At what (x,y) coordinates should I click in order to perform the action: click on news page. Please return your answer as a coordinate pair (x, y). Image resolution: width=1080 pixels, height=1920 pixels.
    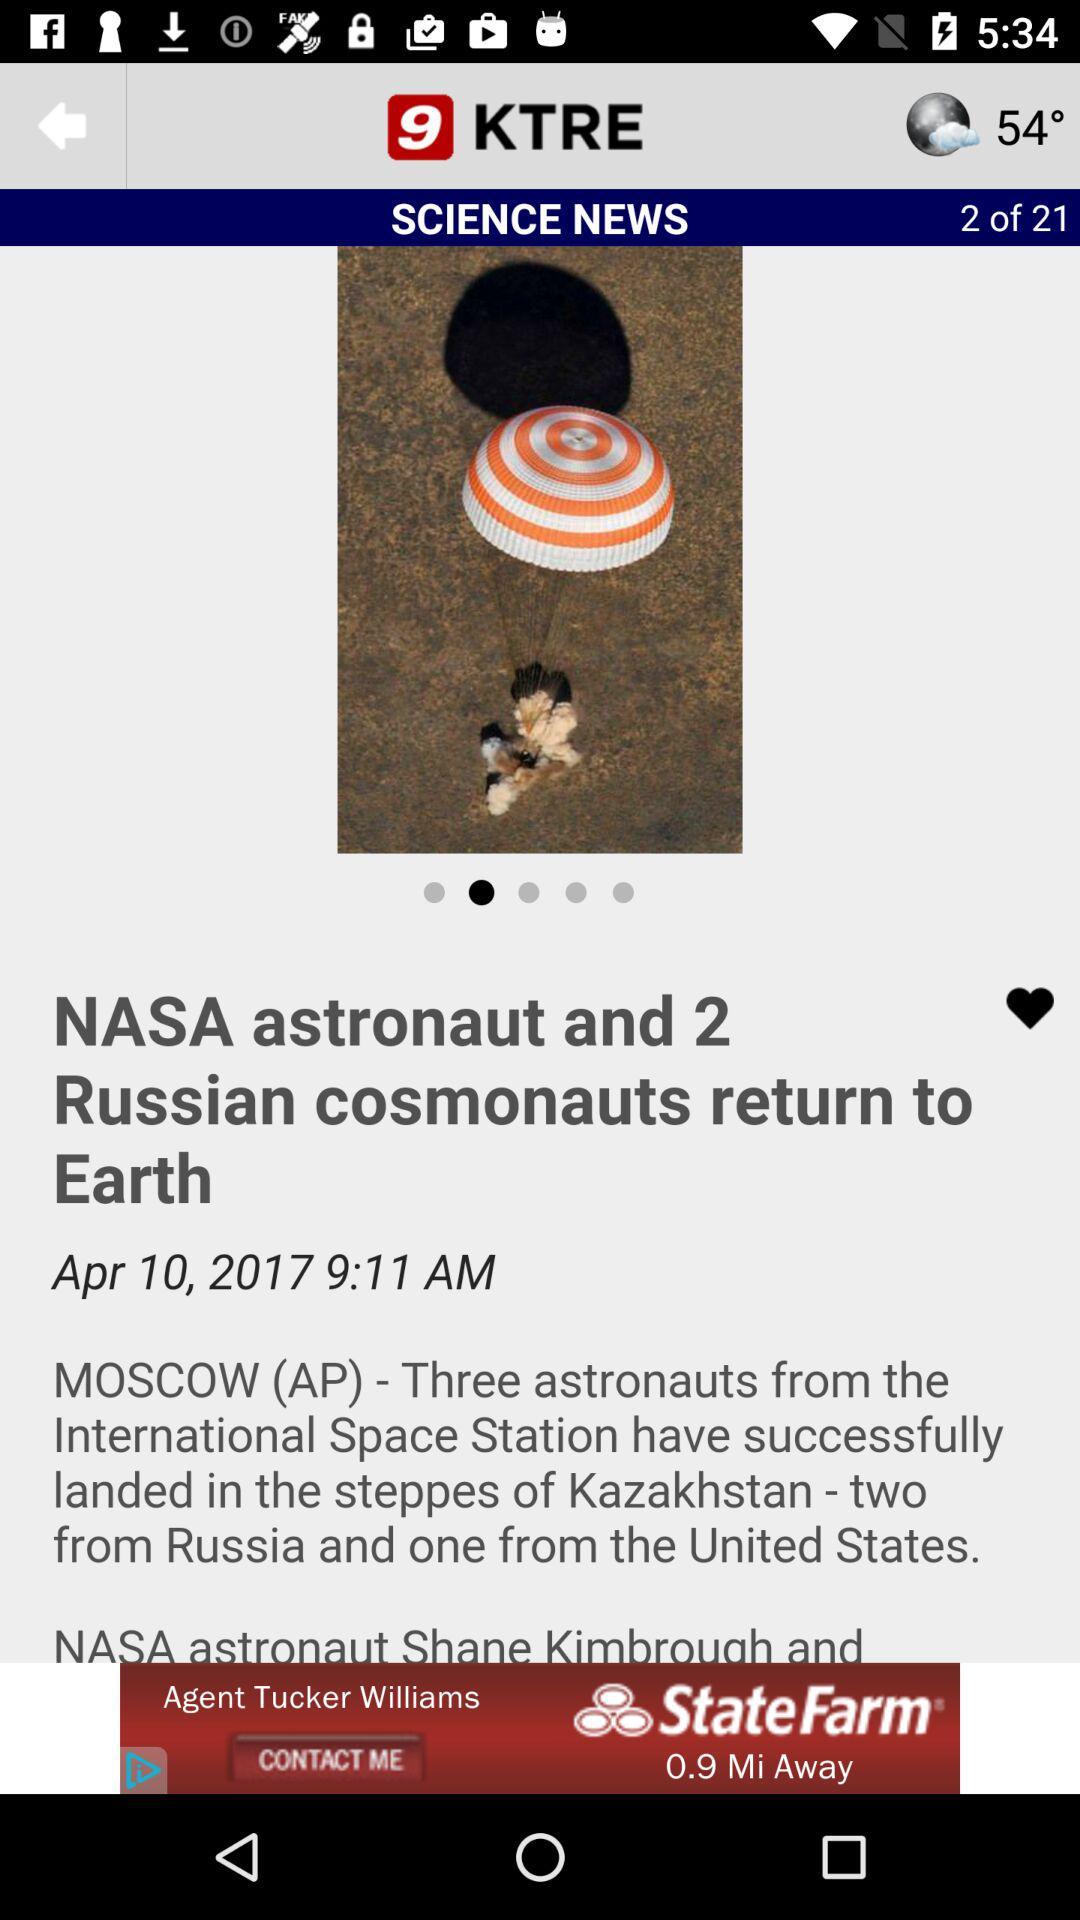
    Looking at the image, I should click on (540, 124).